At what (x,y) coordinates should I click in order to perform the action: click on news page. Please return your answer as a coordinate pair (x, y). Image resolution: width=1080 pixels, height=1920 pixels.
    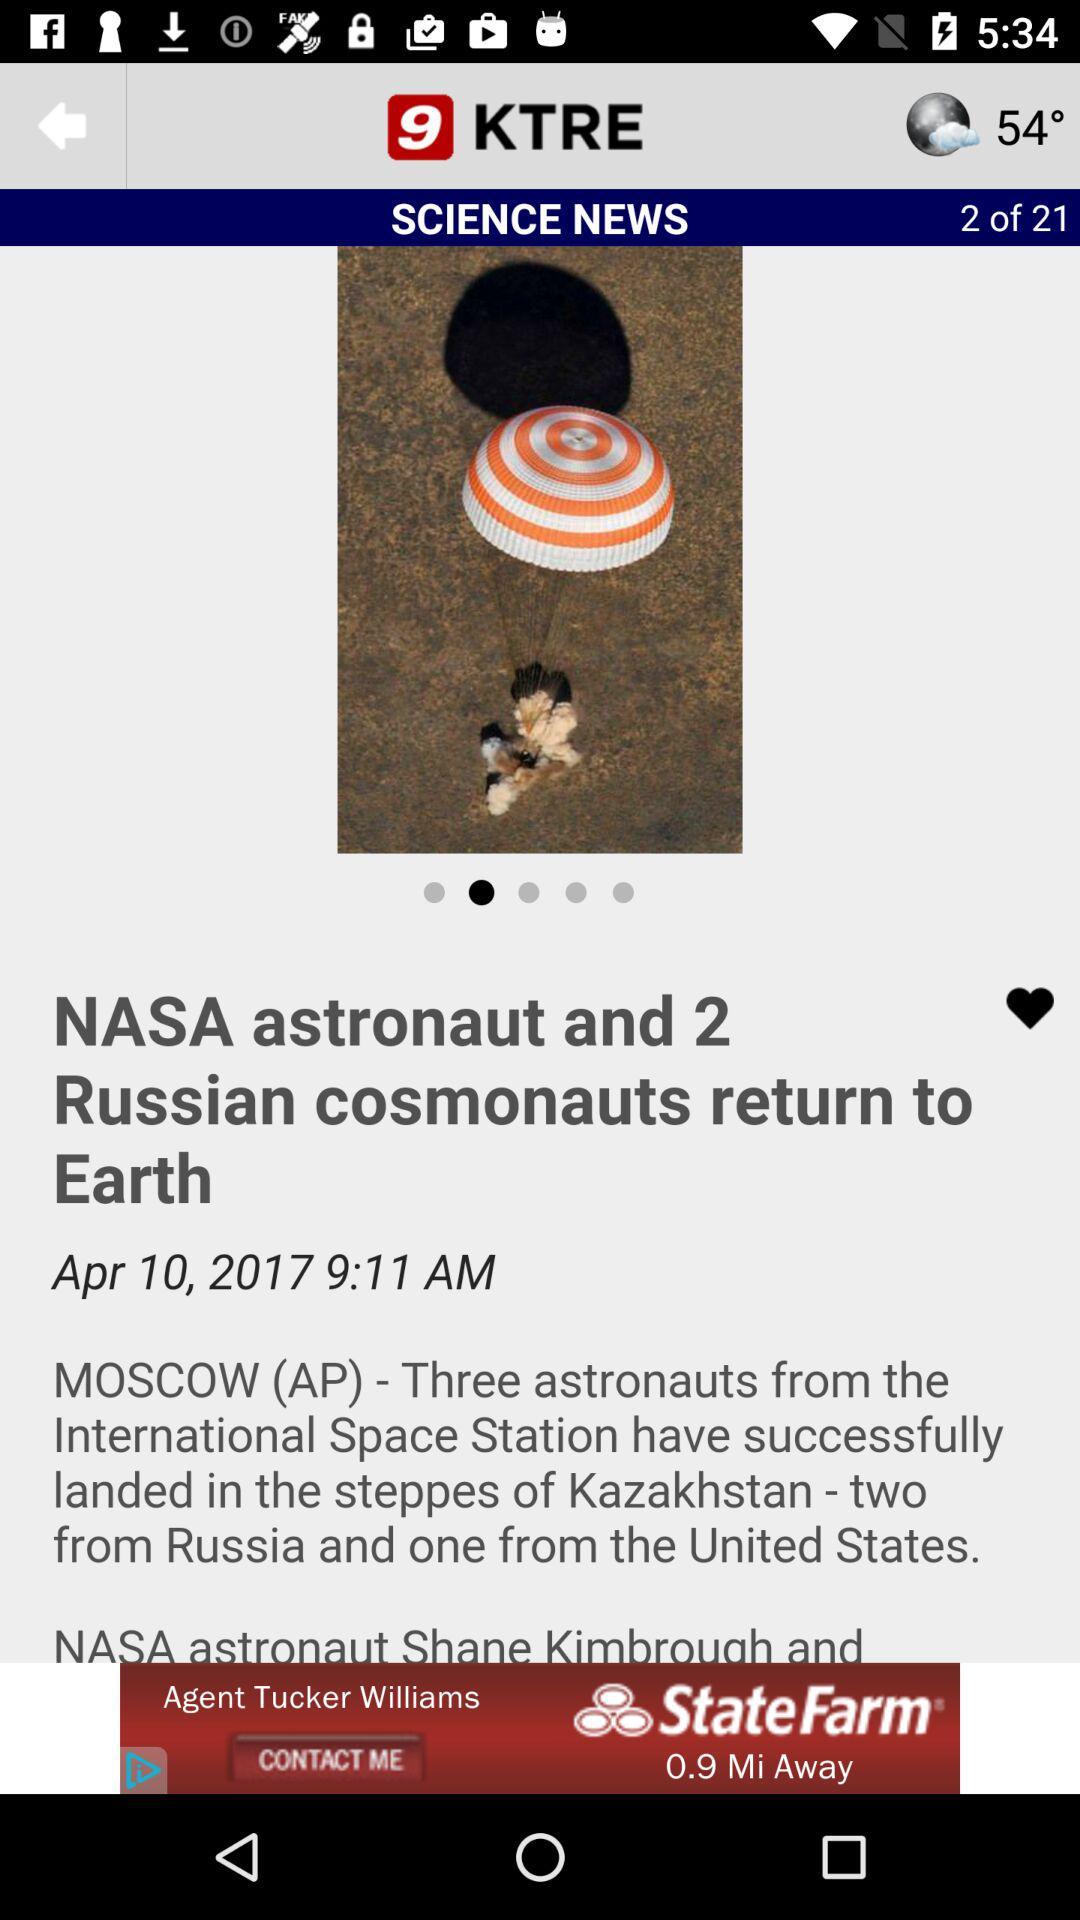
    Looking at the image, I should click on (540, 124).